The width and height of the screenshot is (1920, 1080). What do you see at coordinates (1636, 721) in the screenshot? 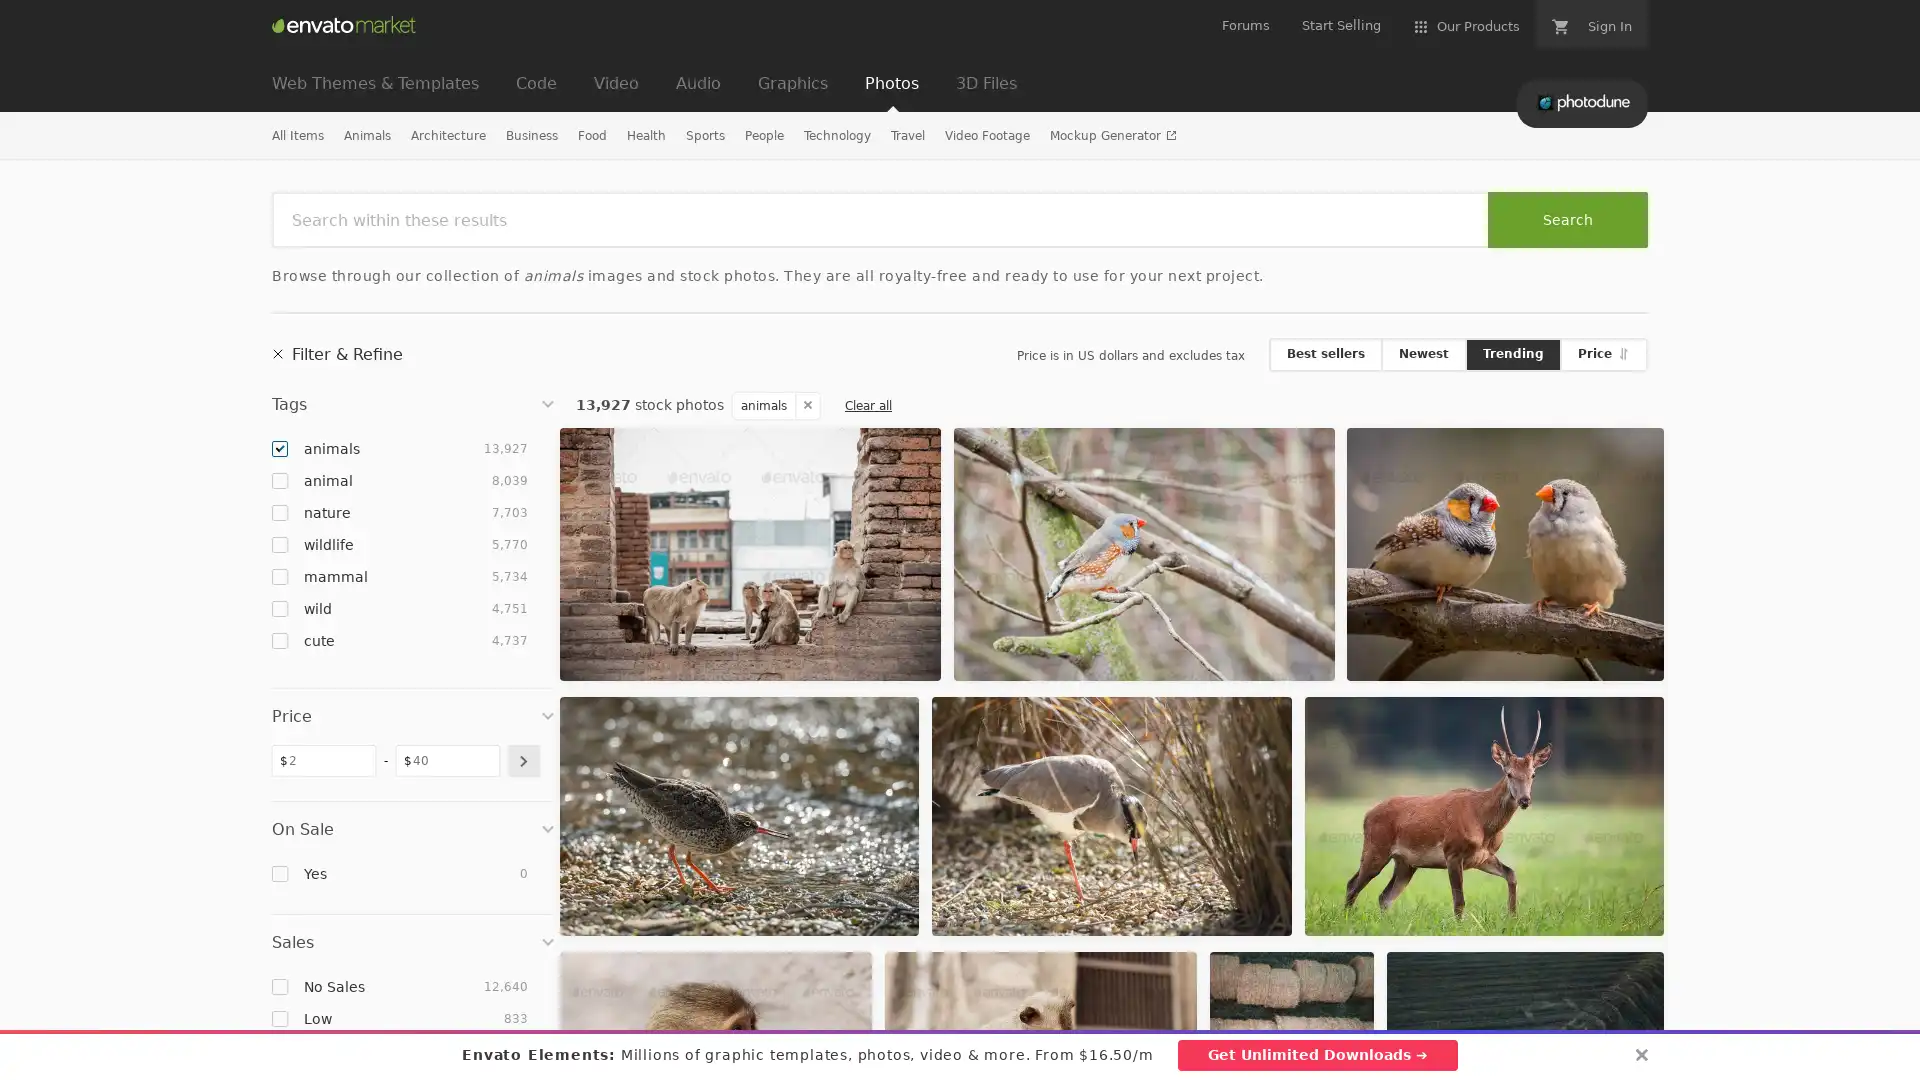
I see `Add to Favorites` at bounding box center [1636, 721].